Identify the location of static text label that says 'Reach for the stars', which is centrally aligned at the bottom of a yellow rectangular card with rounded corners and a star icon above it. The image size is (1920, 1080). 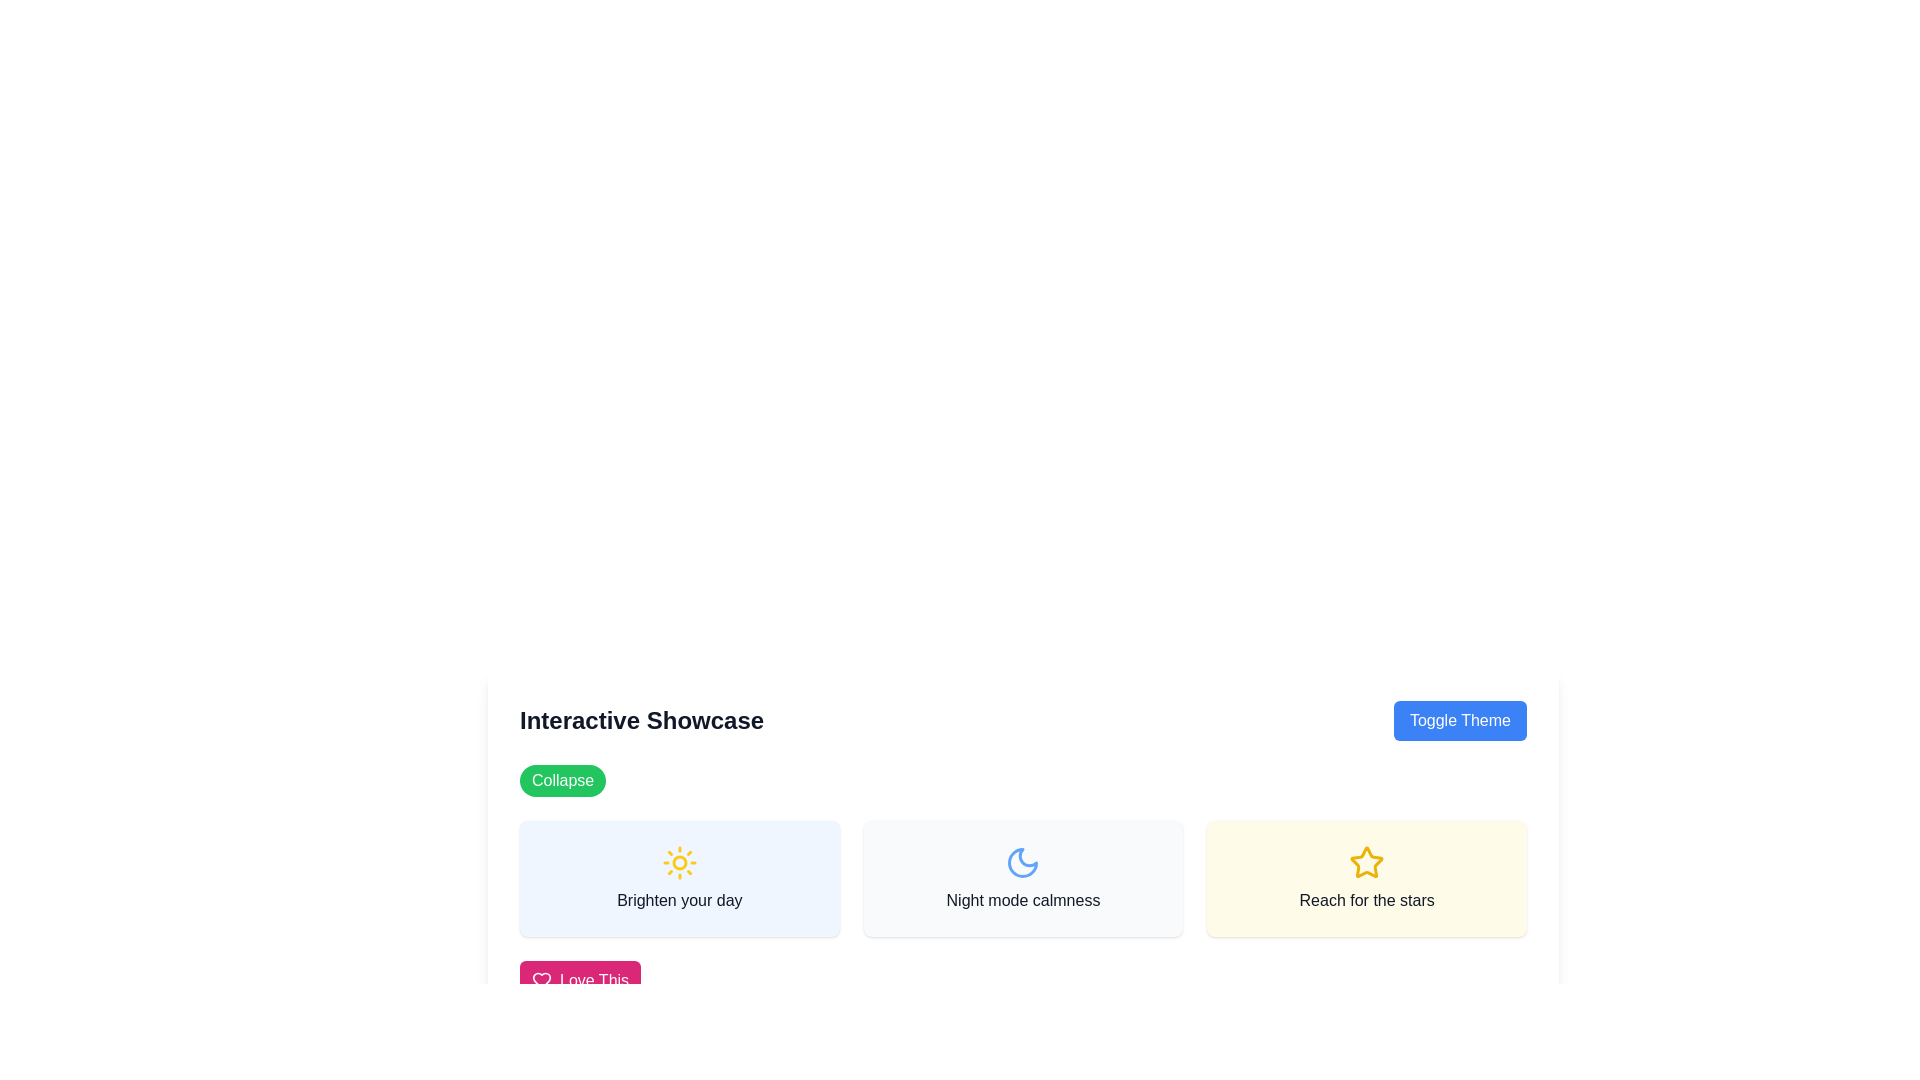
(1366, 901).